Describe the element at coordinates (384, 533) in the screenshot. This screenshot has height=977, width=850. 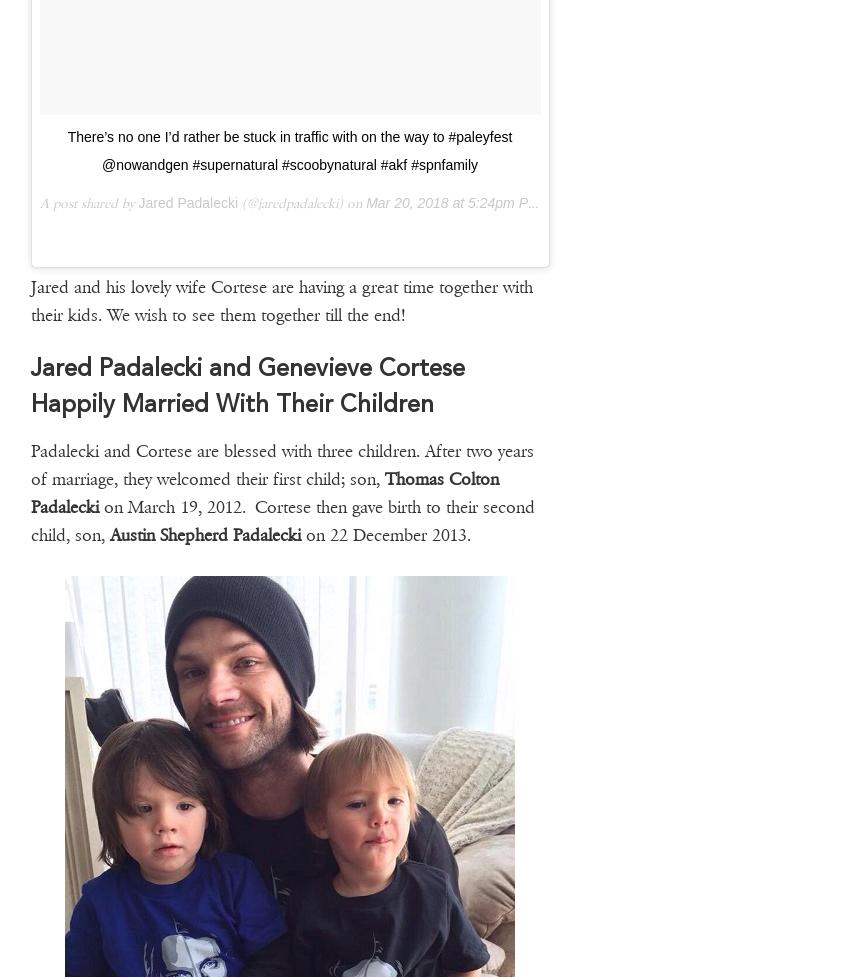
I see `'on 22 December 2013.'` at that location.